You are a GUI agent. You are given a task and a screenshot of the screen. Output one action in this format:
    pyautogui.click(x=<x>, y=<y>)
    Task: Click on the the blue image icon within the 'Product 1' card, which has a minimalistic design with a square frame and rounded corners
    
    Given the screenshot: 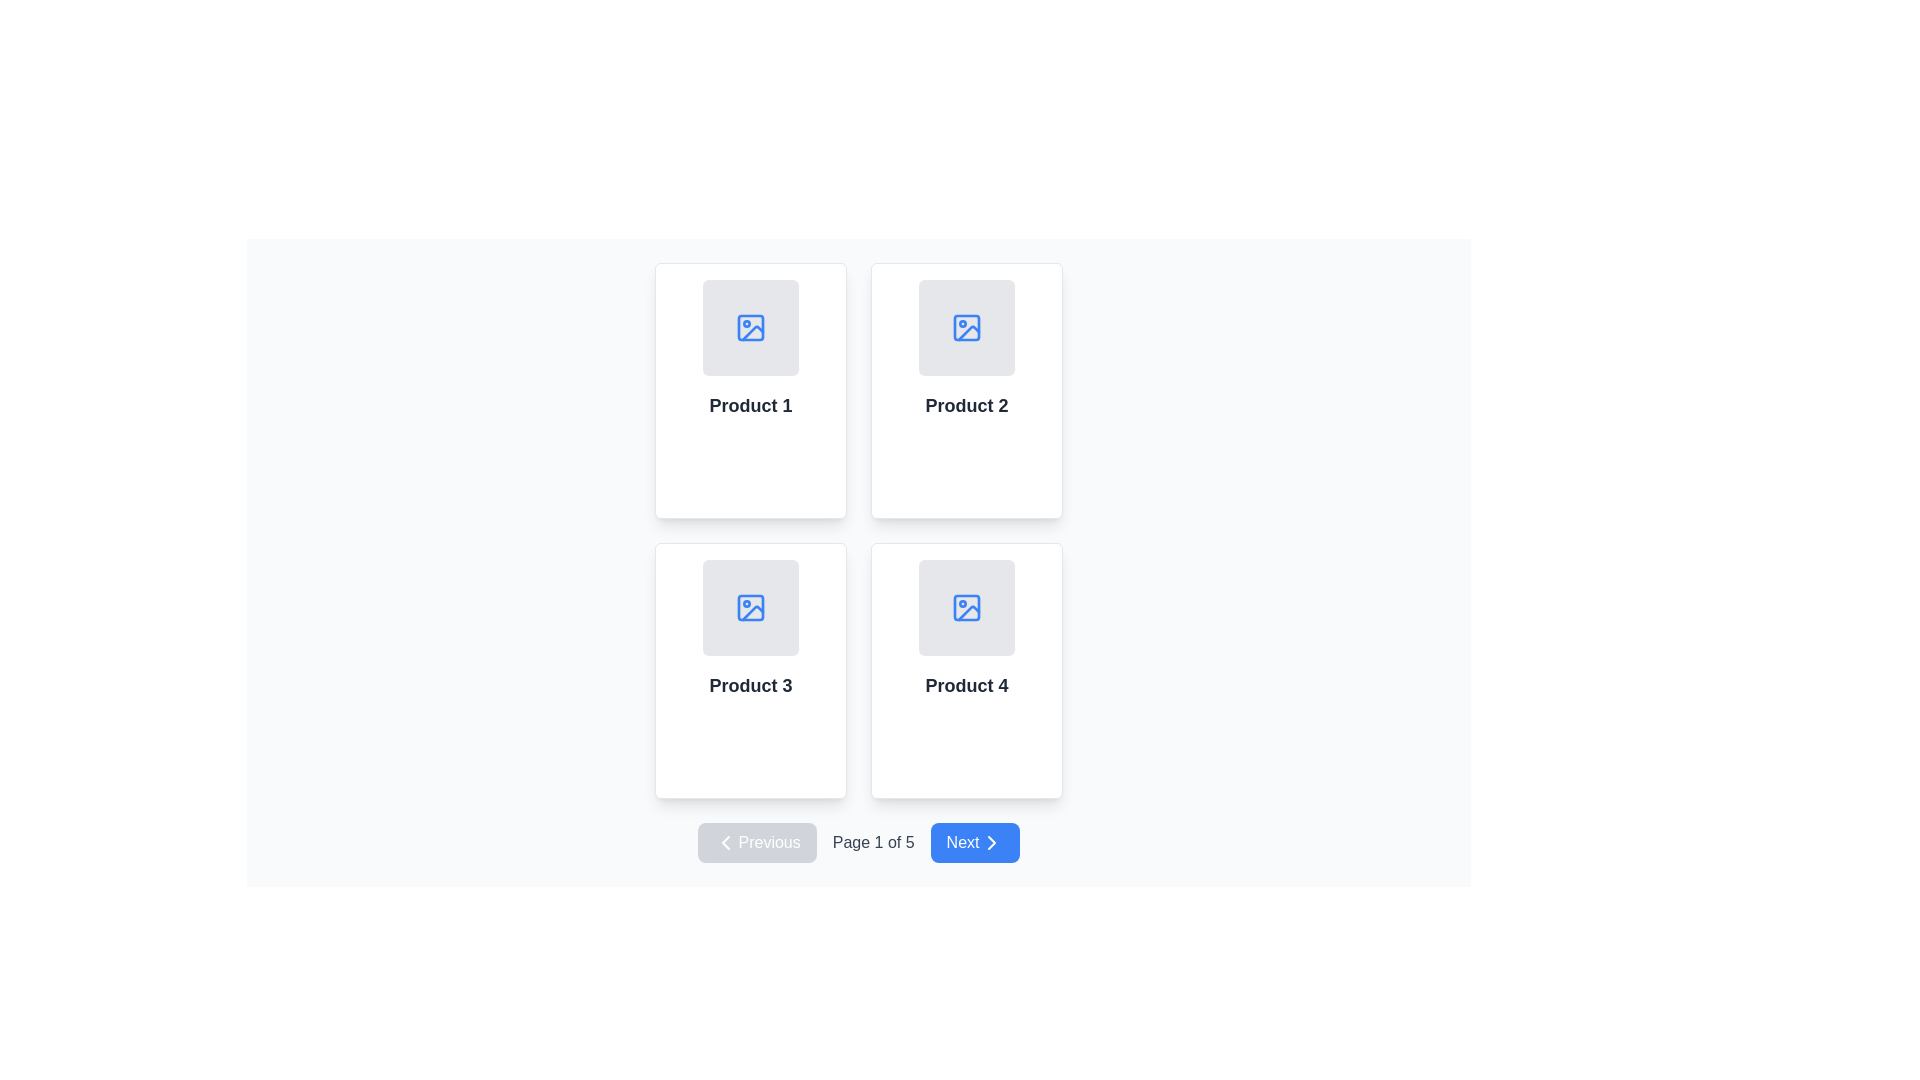 What is the action you would take?
    pyautogui.click(x=749, y=326)
    